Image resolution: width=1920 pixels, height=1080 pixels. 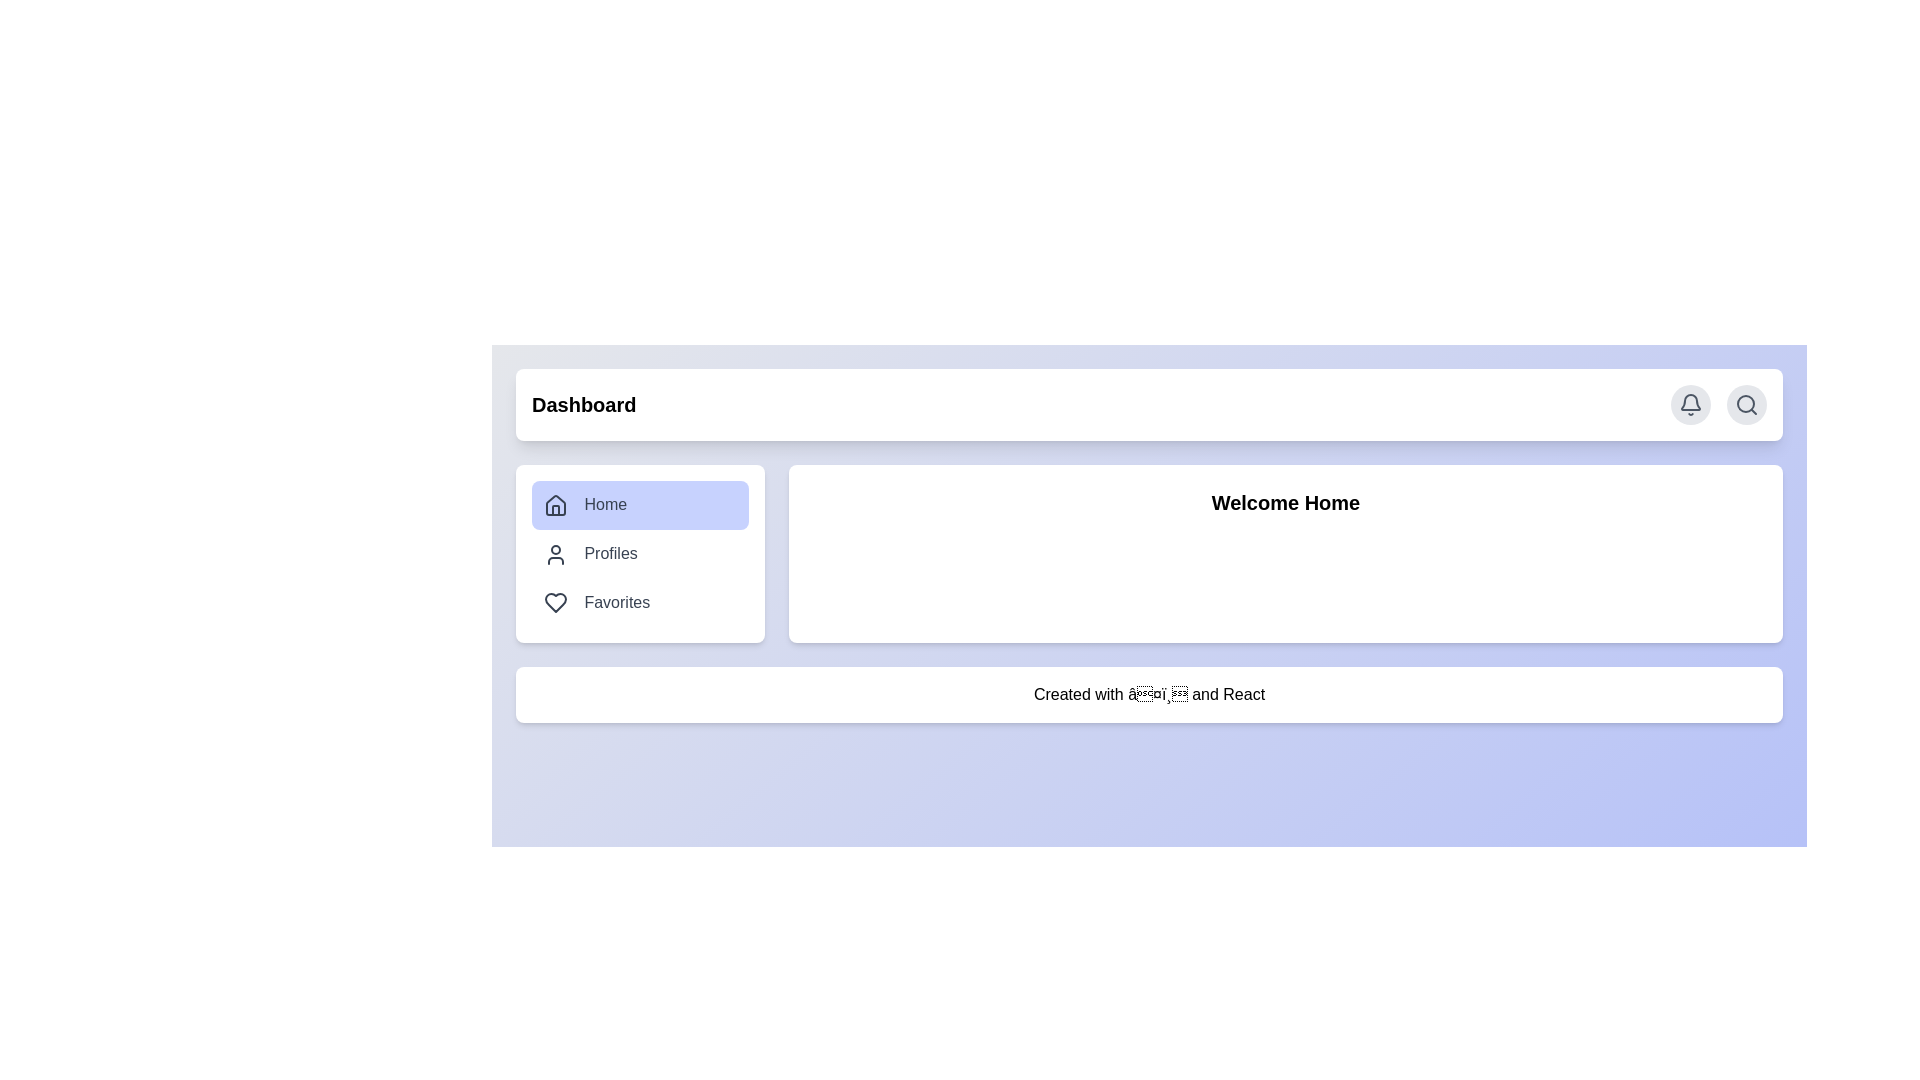 What do you see at coordinates (556, 601) in the screenshot?
I see `the heart-shaped outline icon in the vertical navigation menu` at bounding box center [556, 601].